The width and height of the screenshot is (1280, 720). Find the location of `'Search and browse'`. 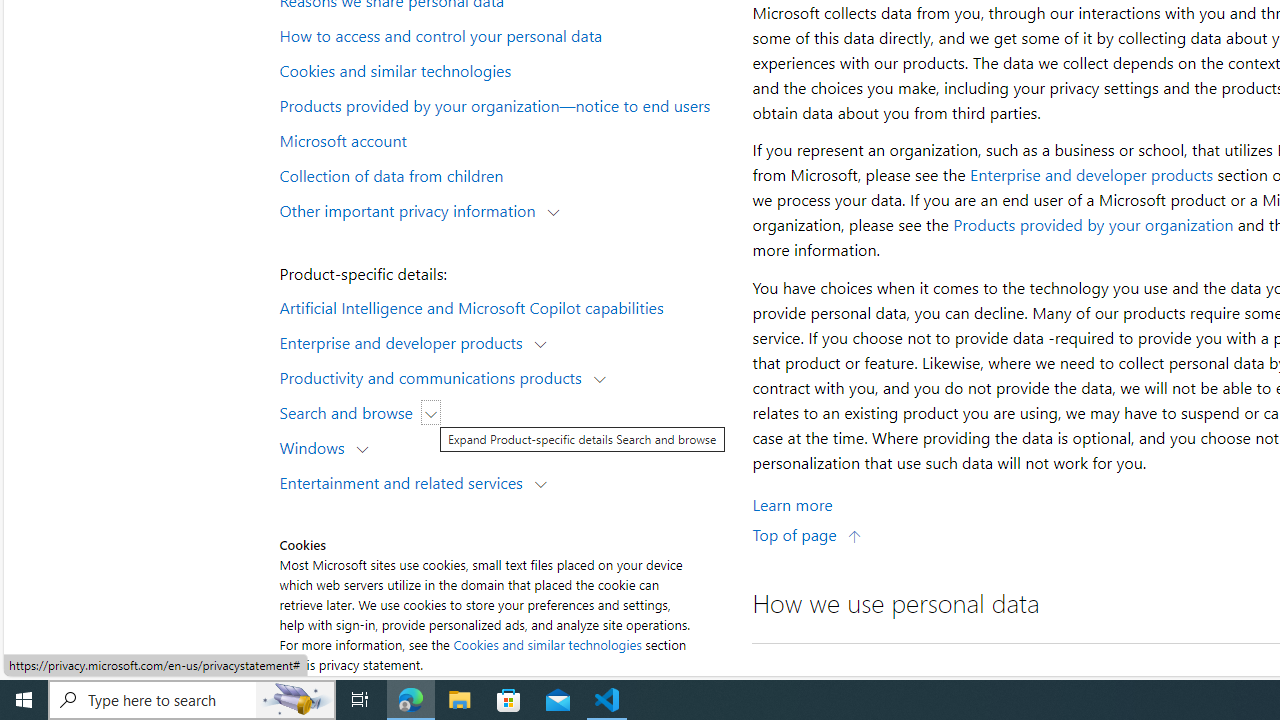

'Search and browse' is located at coordinates (350, 411).